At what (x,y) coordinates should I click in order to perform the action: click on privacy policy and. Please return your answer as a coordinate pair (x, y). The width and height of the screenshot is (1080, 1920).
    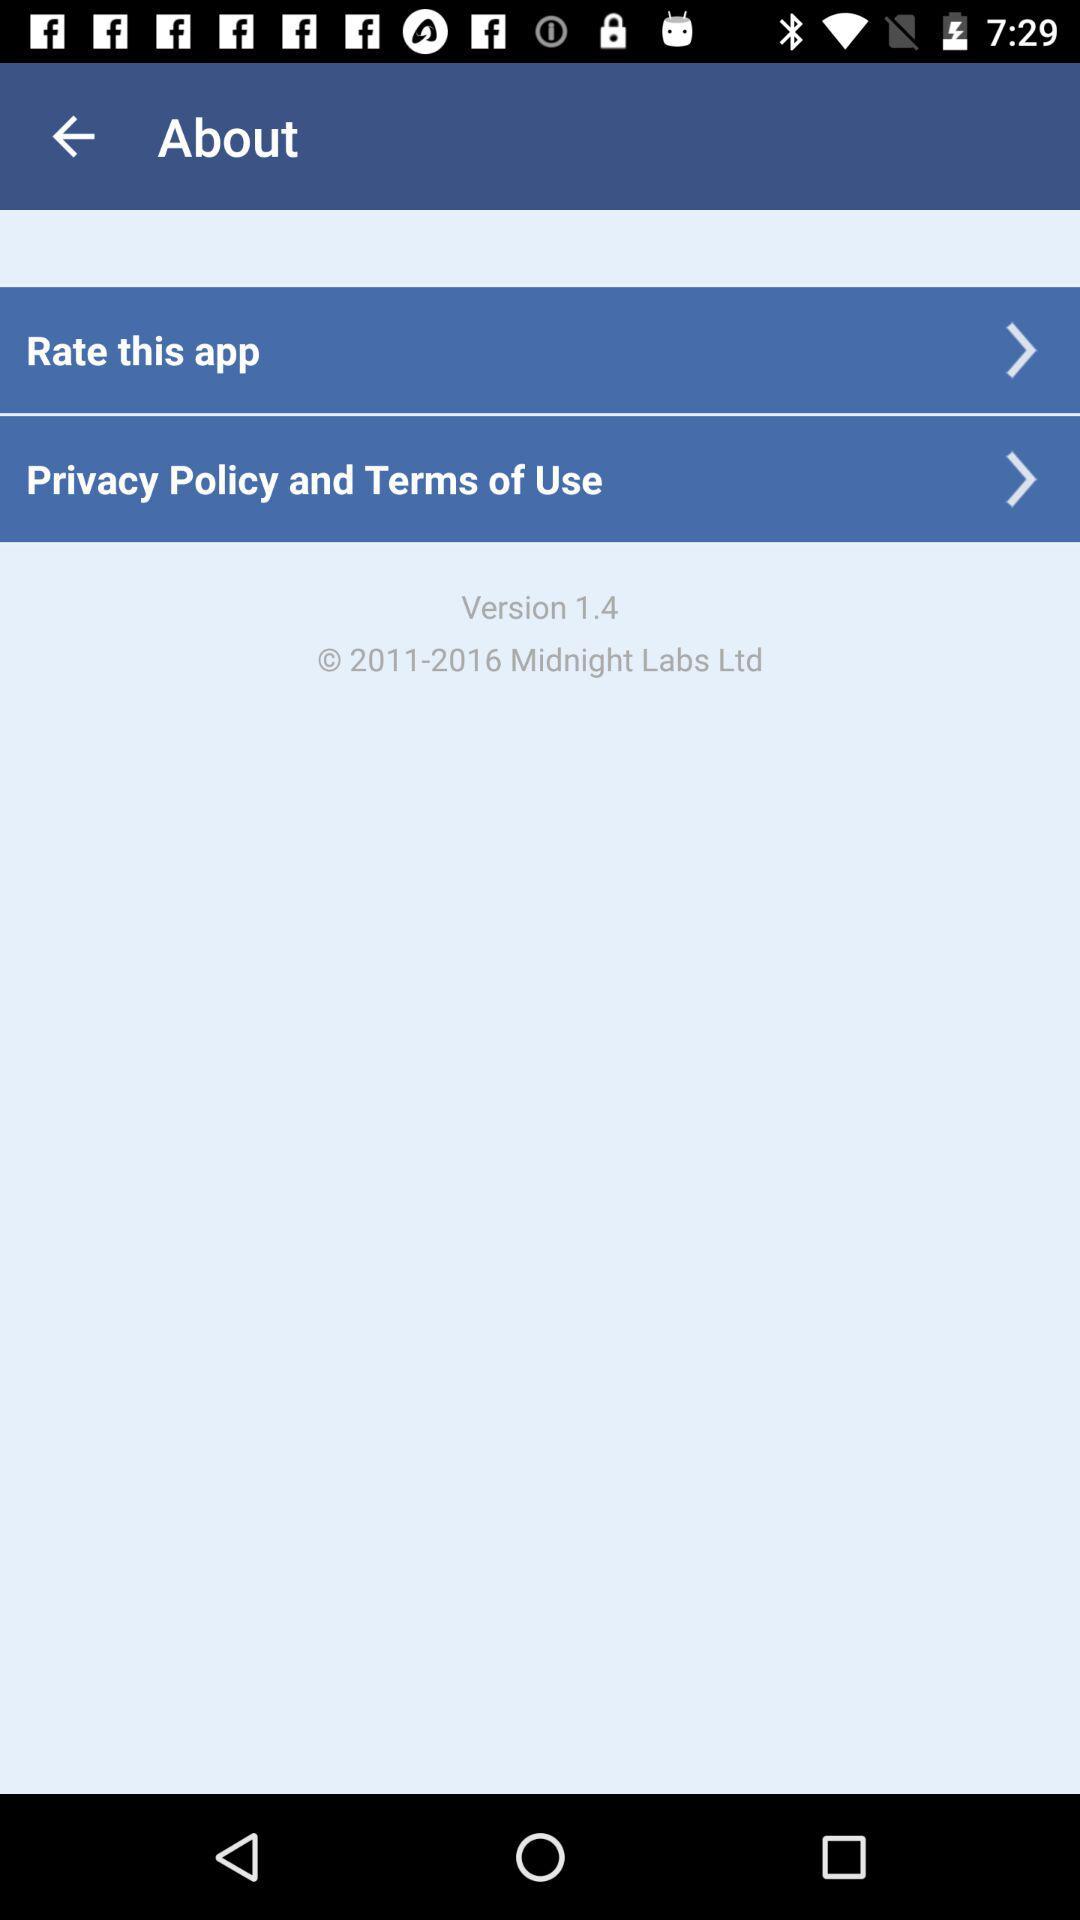
    Looking at the image, I should click on (314, 477).